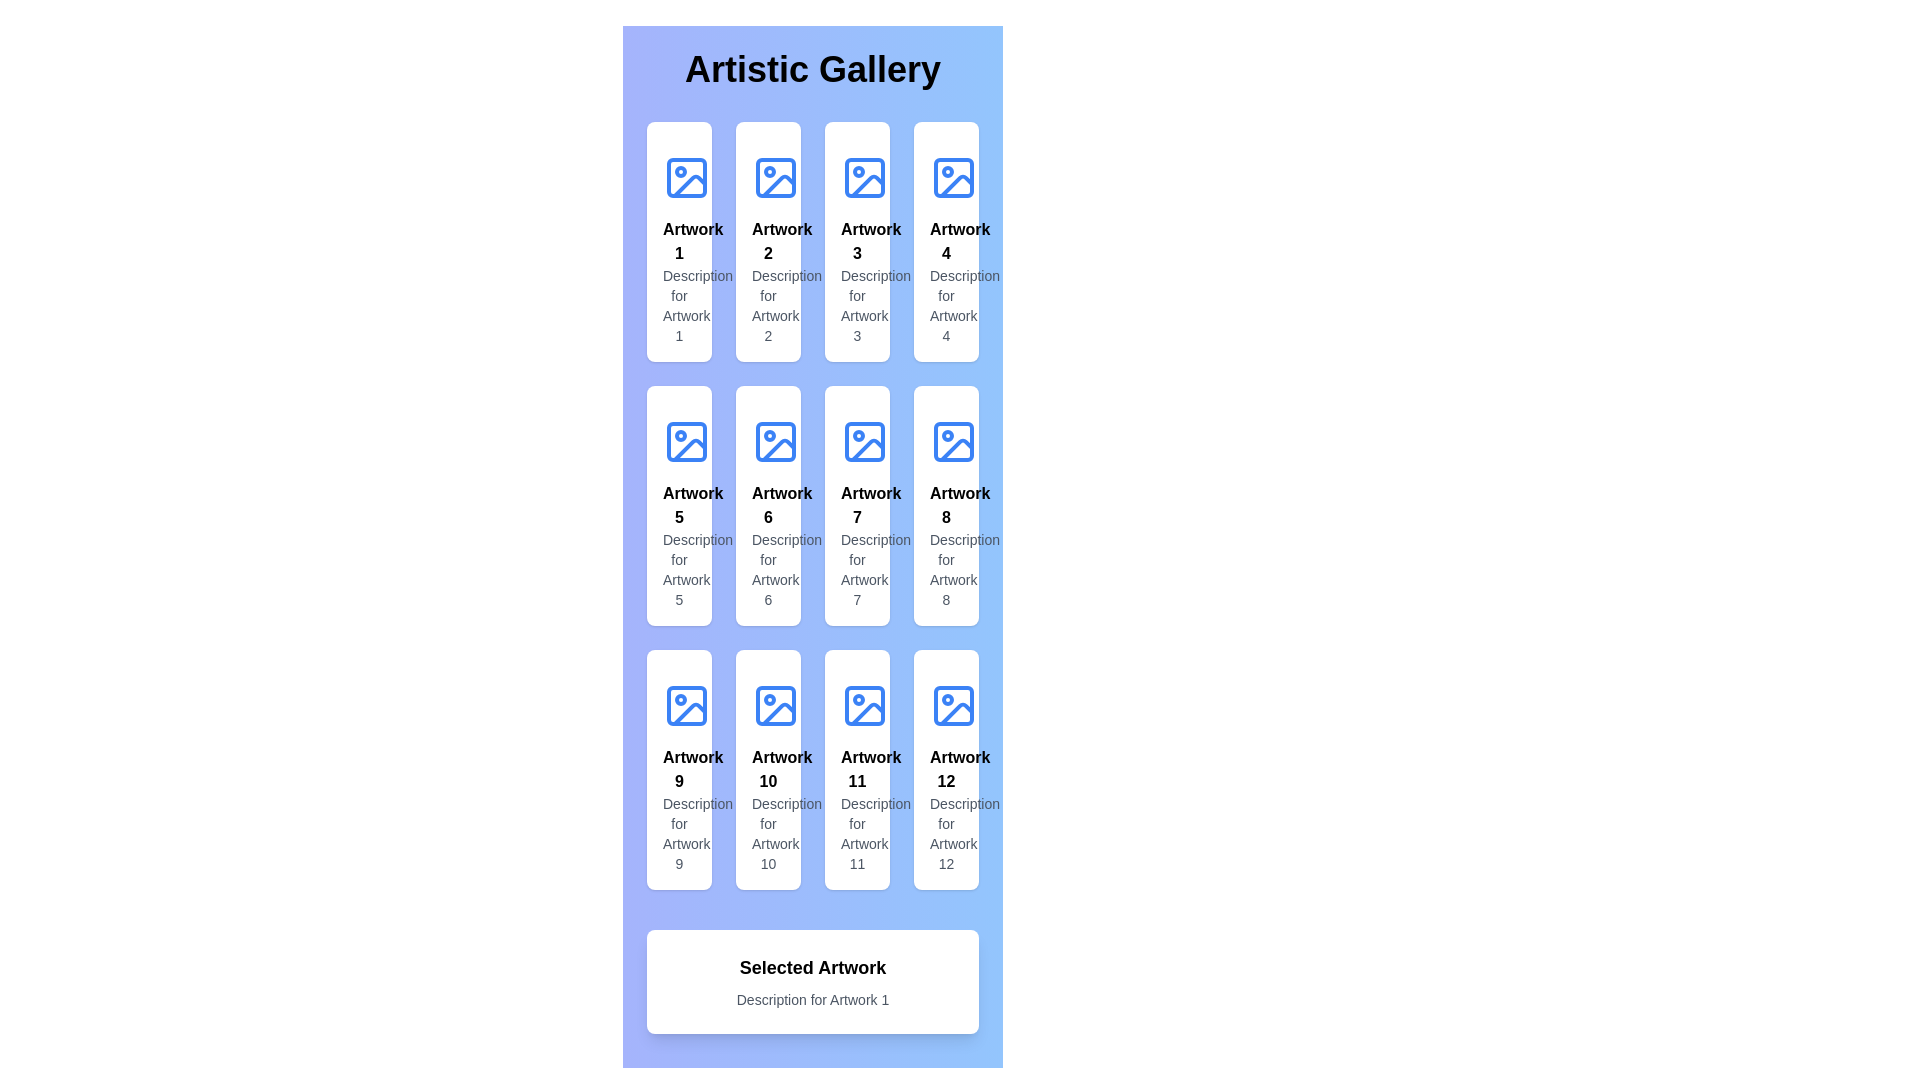 The image size is (1920, 1080). What do you see at coordinates (857, 241) in the screenshot?
I see `the text label element displaying 'Artwork 3', which is positioned in the first row and third column of the grid, located directly above a descriptive text and below an image icon` at bounding box center [857, 241].